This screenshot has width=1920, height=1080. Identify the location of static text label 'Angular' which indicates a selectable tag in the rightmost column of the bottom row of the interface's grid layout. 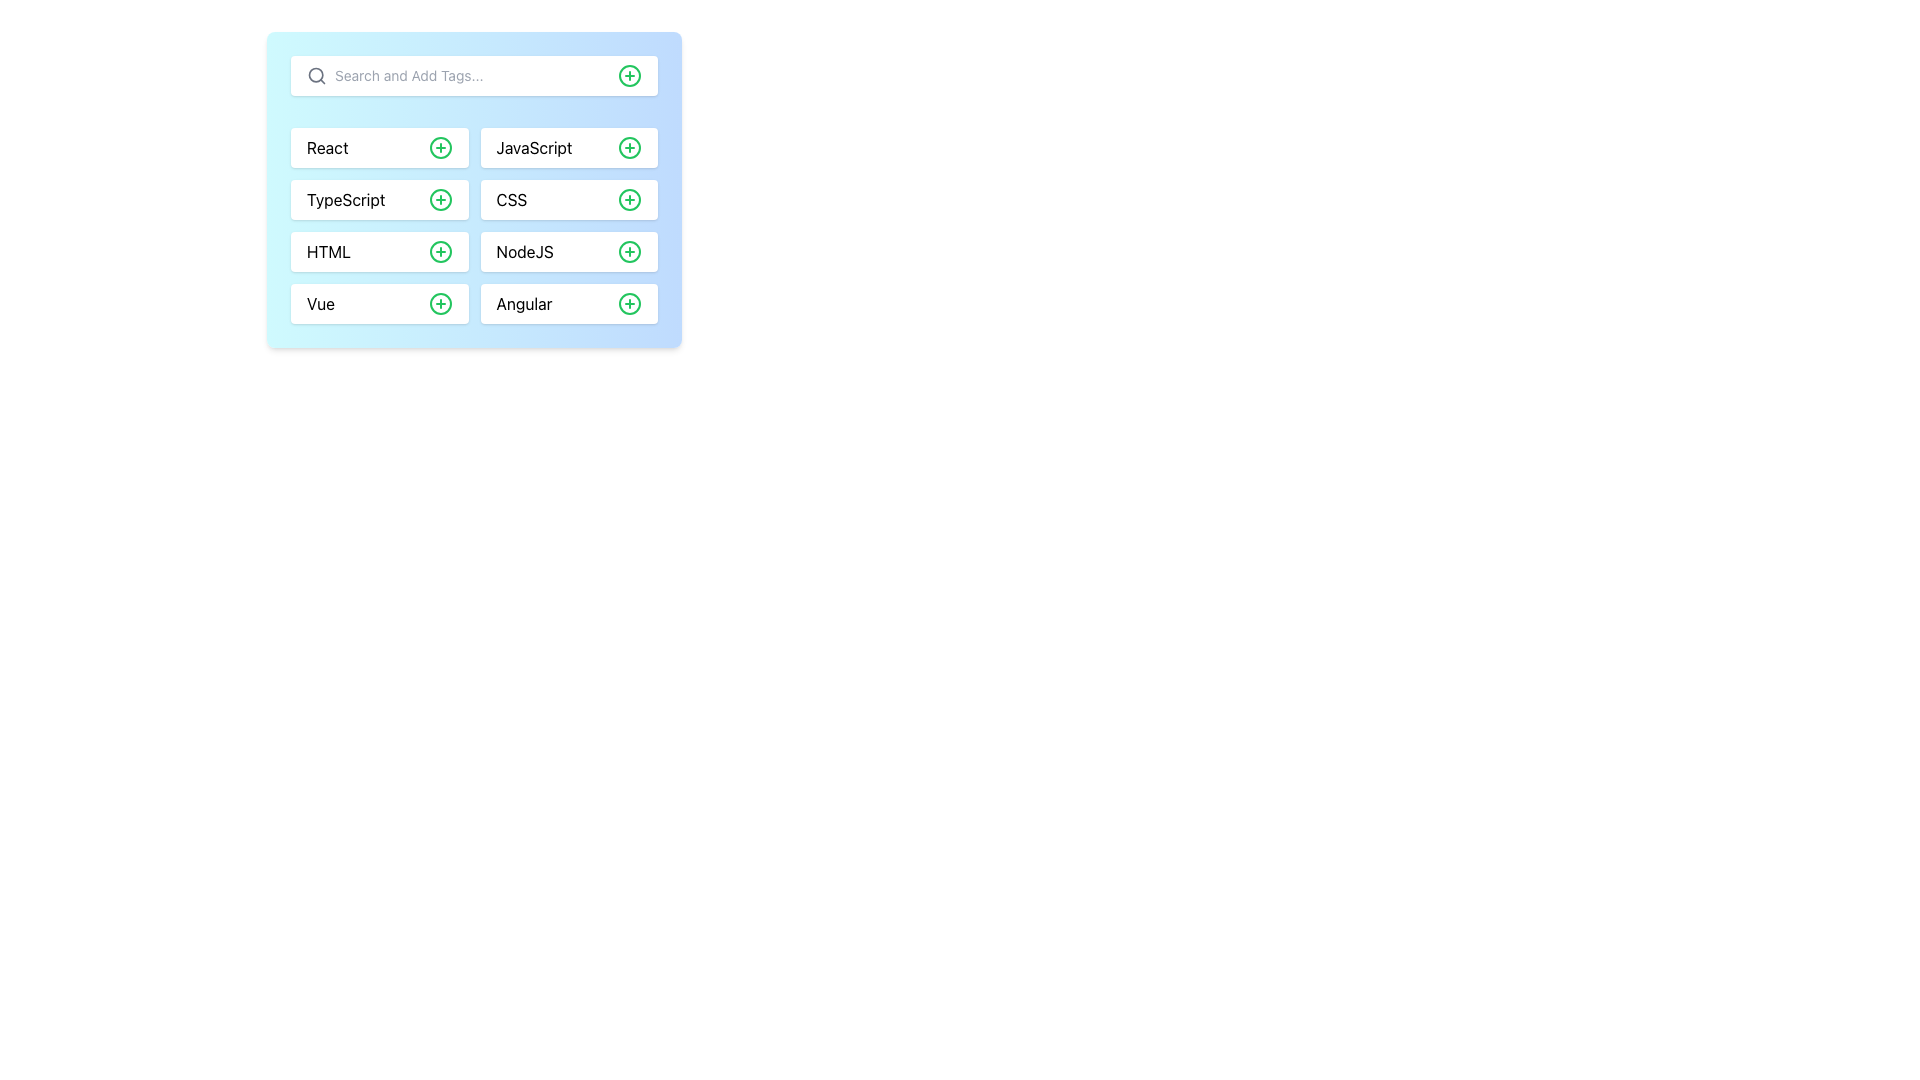
(524, 304).